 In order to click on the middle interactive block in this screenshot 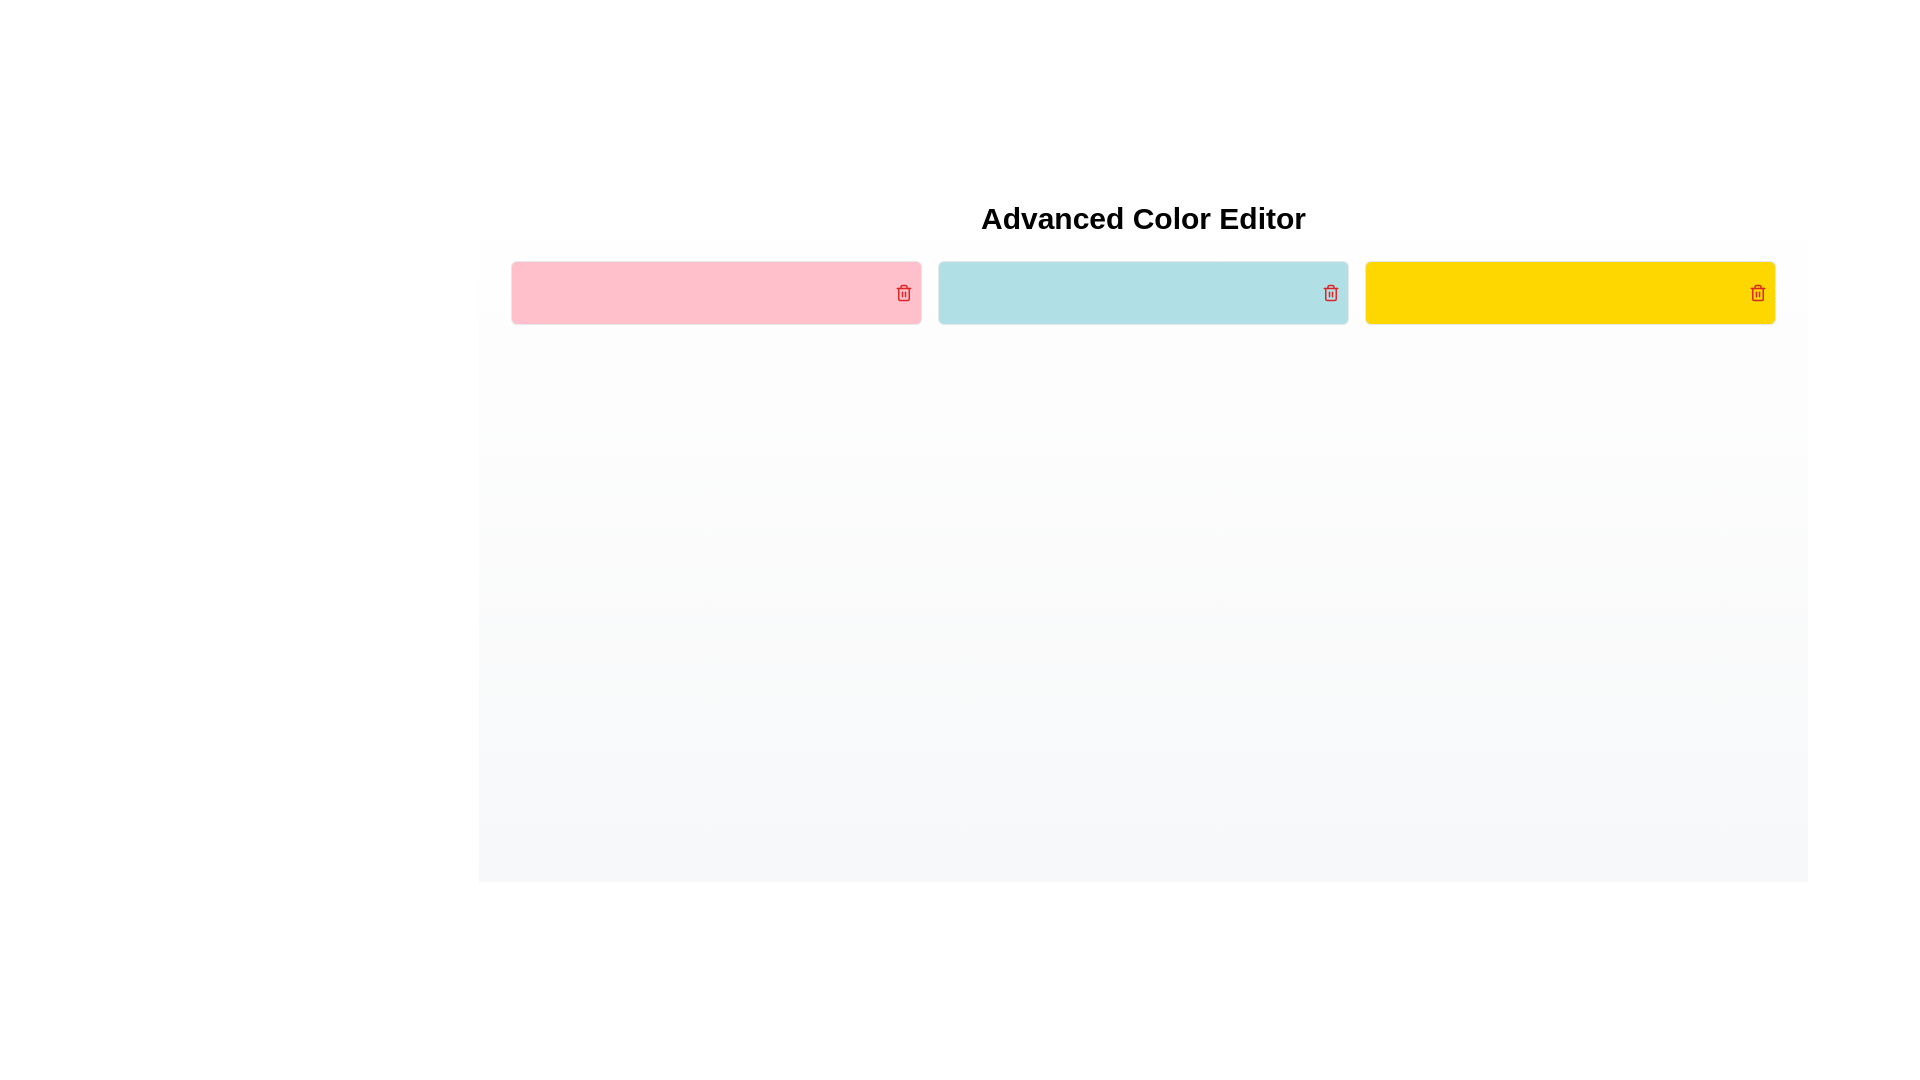, I will do `click(1126, 293)`.